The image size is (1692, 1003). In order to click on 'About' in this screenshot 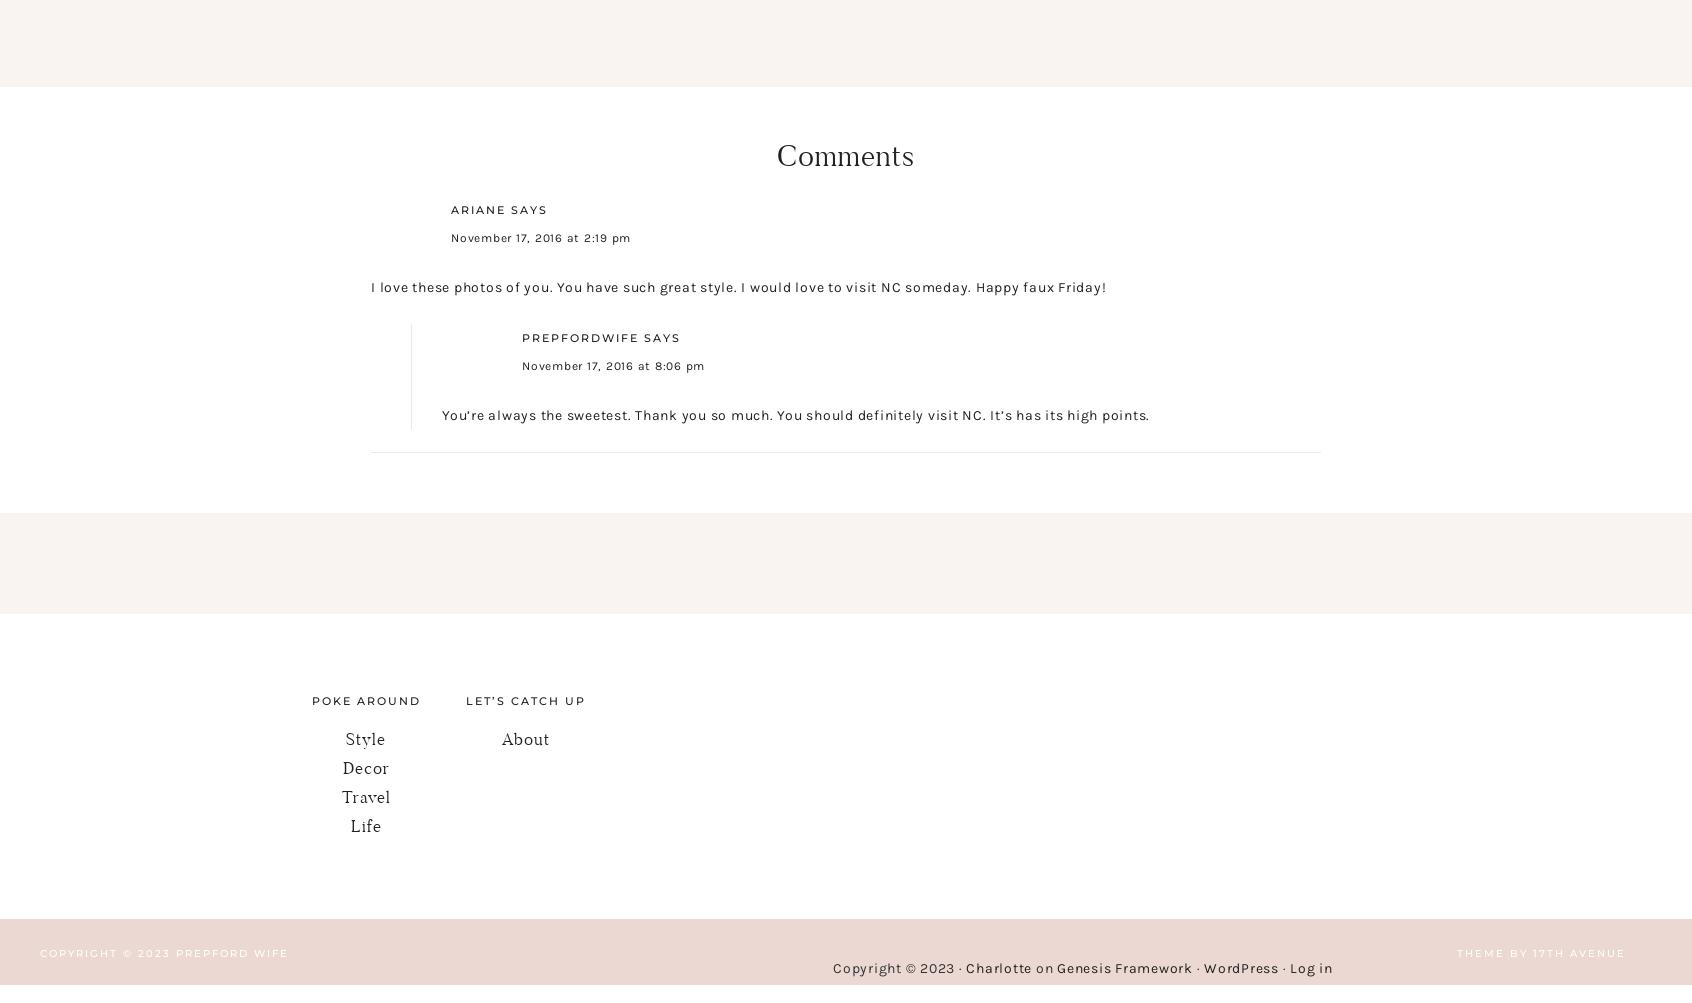, I will do `click(526, 738)`.